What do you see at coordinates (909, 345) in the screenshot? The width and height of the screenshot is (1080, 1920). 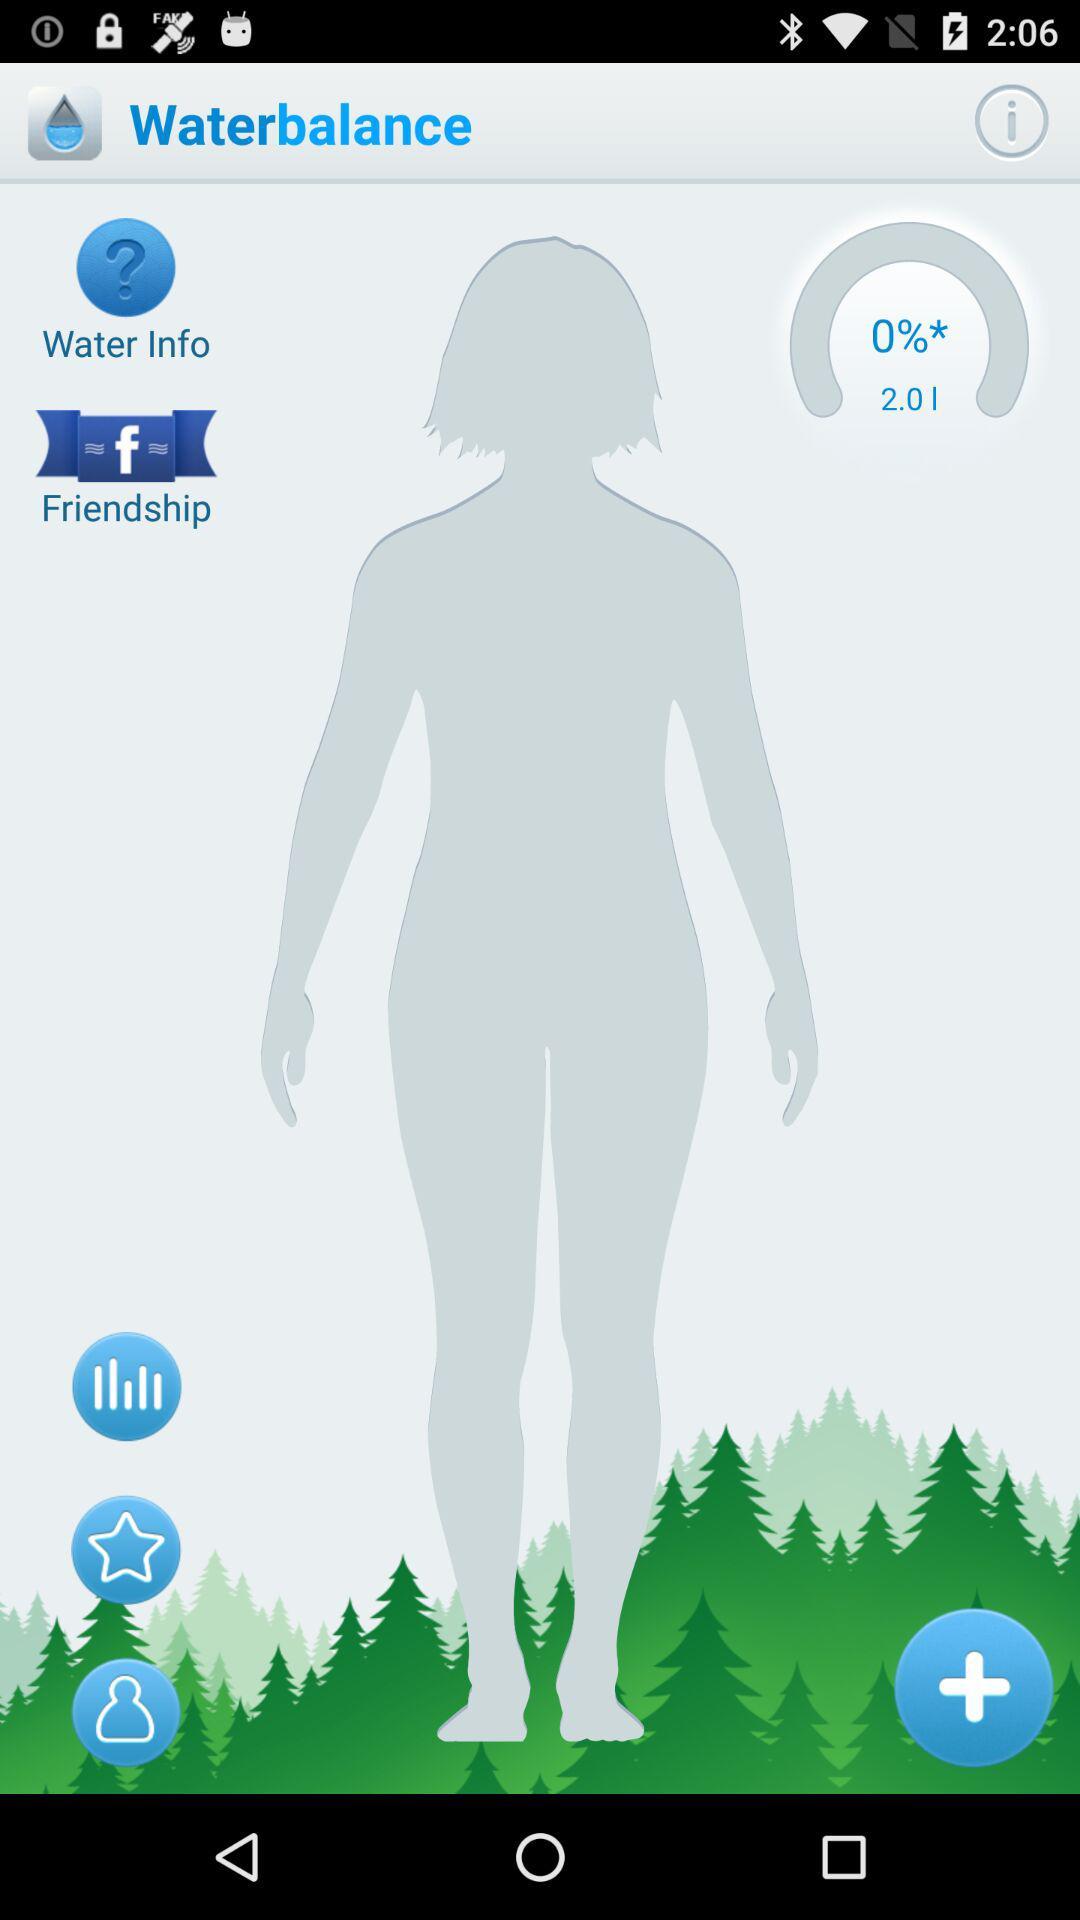 I see `the icon next to waterbalance icon` at bounding box center [909, 345].